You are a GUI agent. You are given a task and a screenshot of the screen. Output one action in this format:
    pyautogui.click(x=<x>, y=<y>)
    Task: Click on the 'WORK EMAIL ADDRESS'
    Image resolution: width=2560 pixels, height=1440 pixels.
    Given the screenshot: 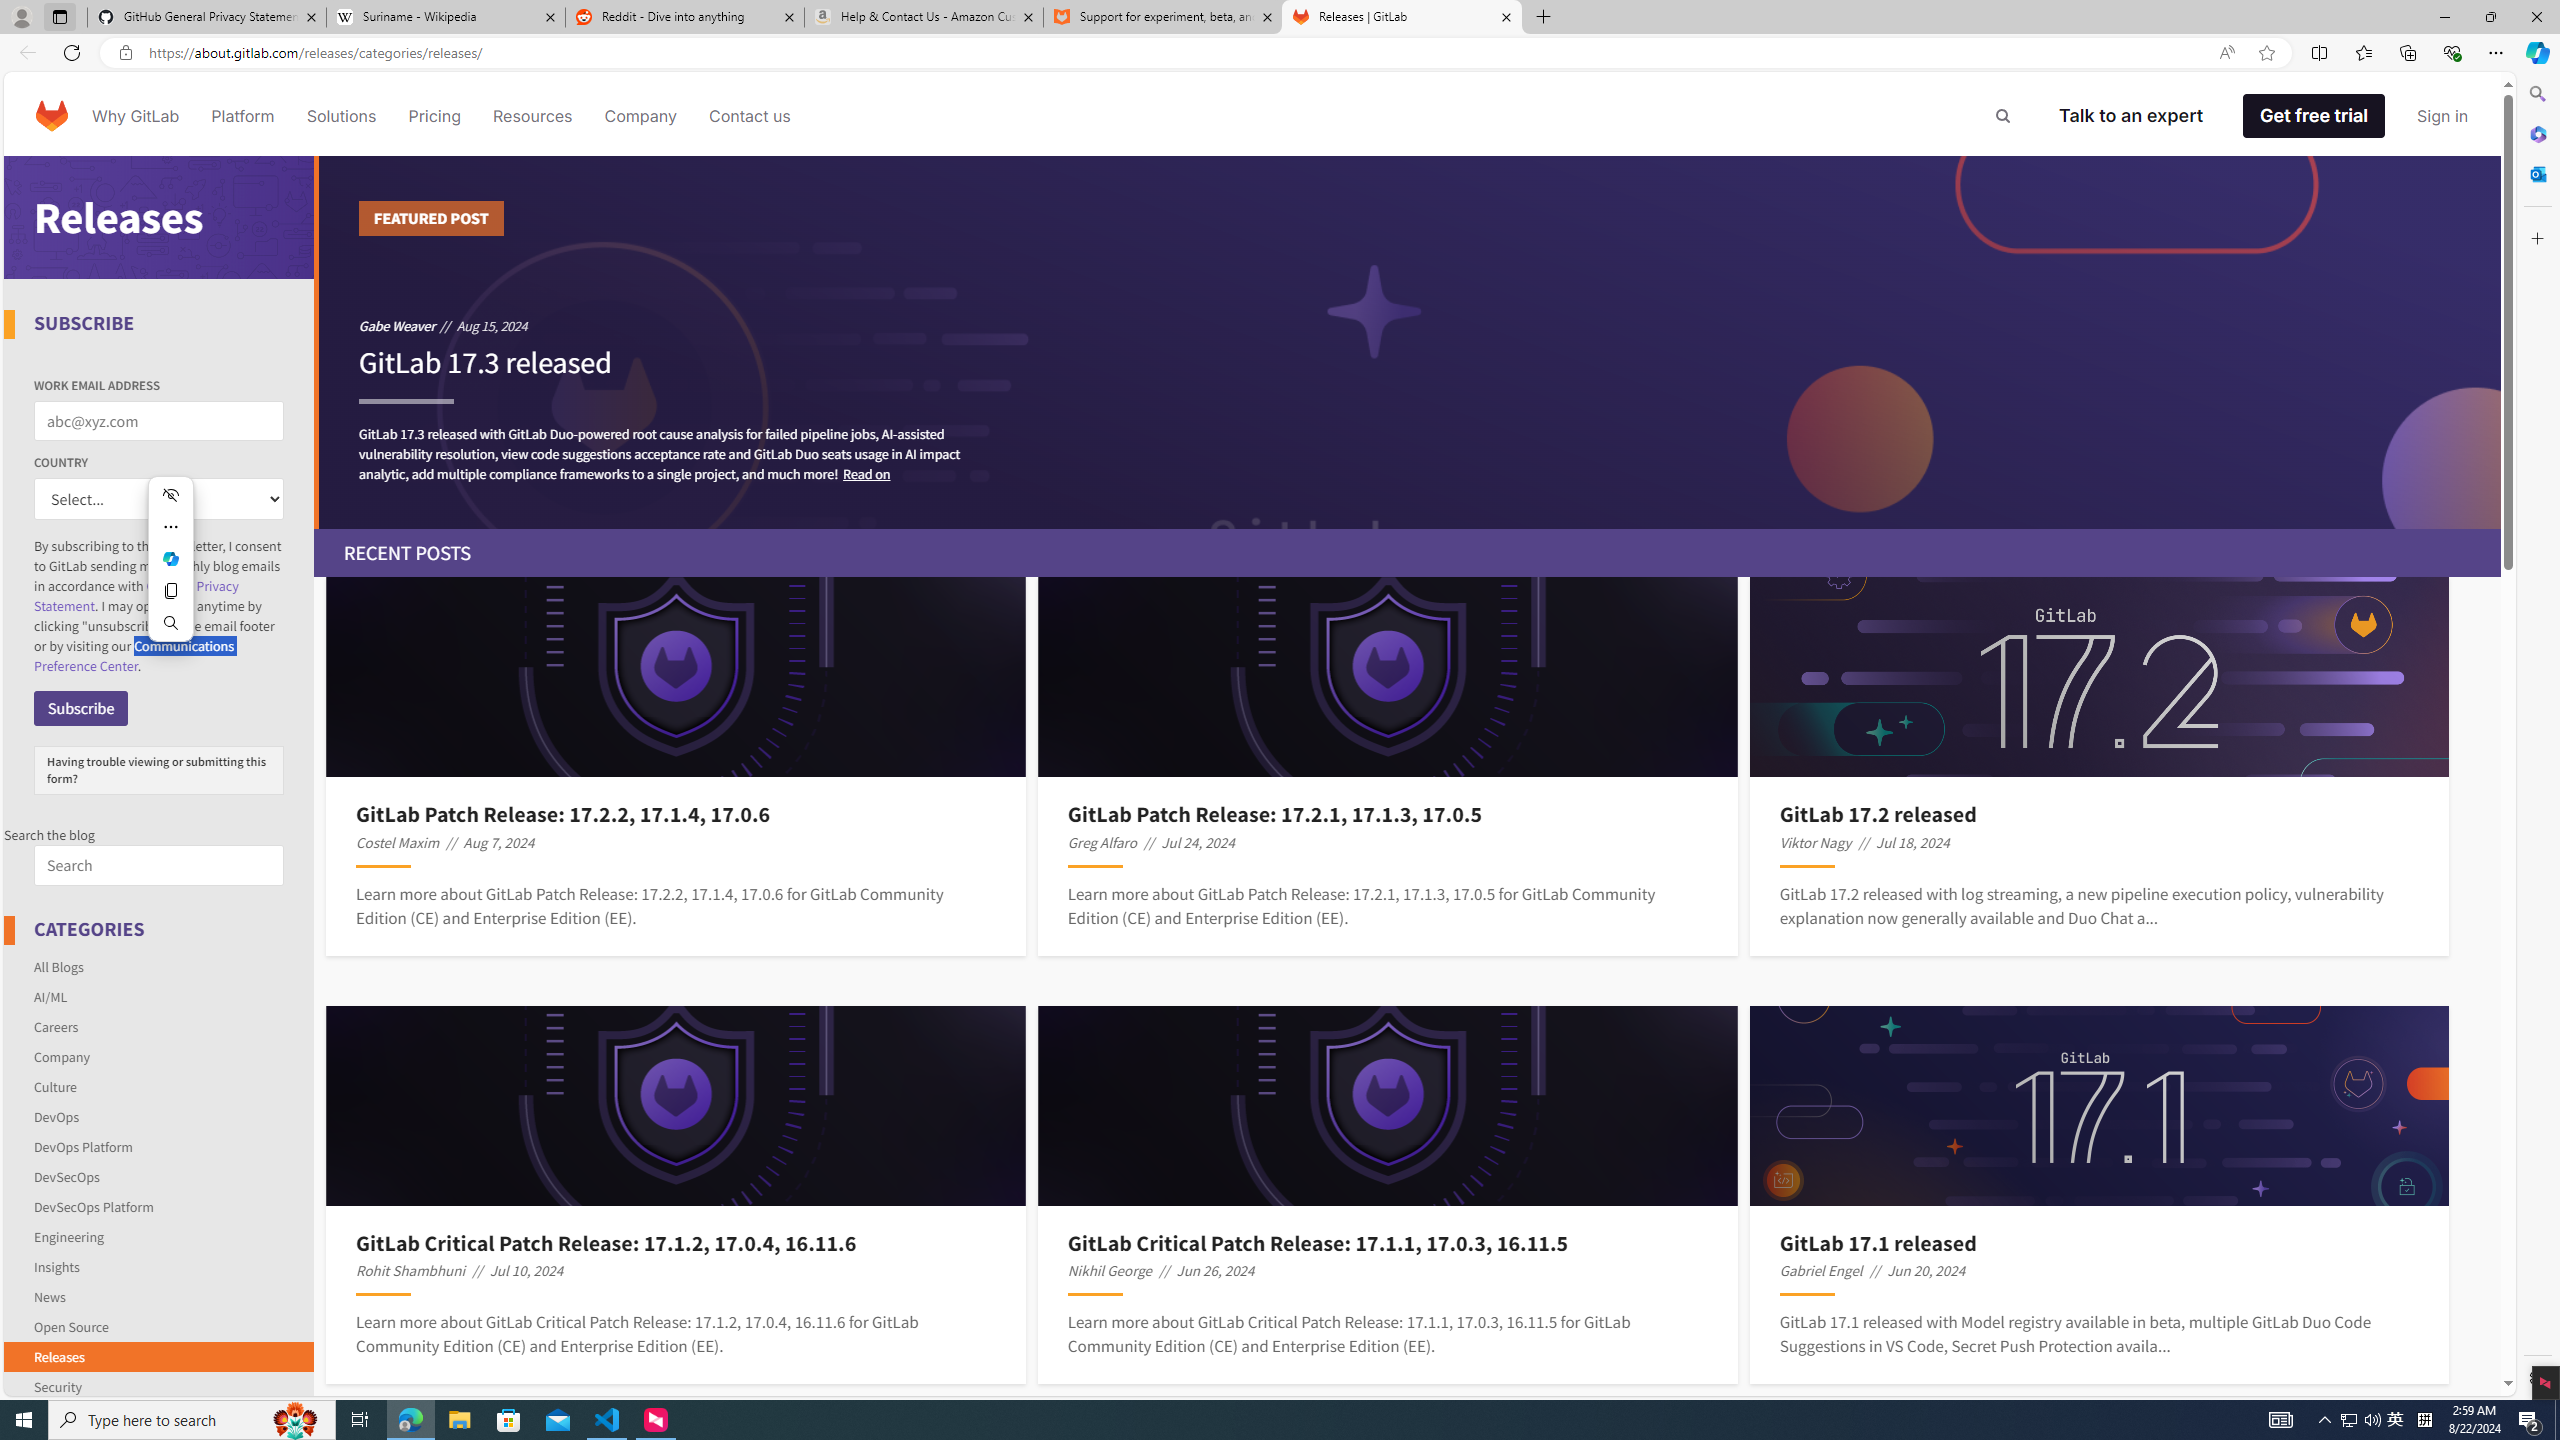 What is the action you would take?
    pyautogui.click(x=158, y=421)
    